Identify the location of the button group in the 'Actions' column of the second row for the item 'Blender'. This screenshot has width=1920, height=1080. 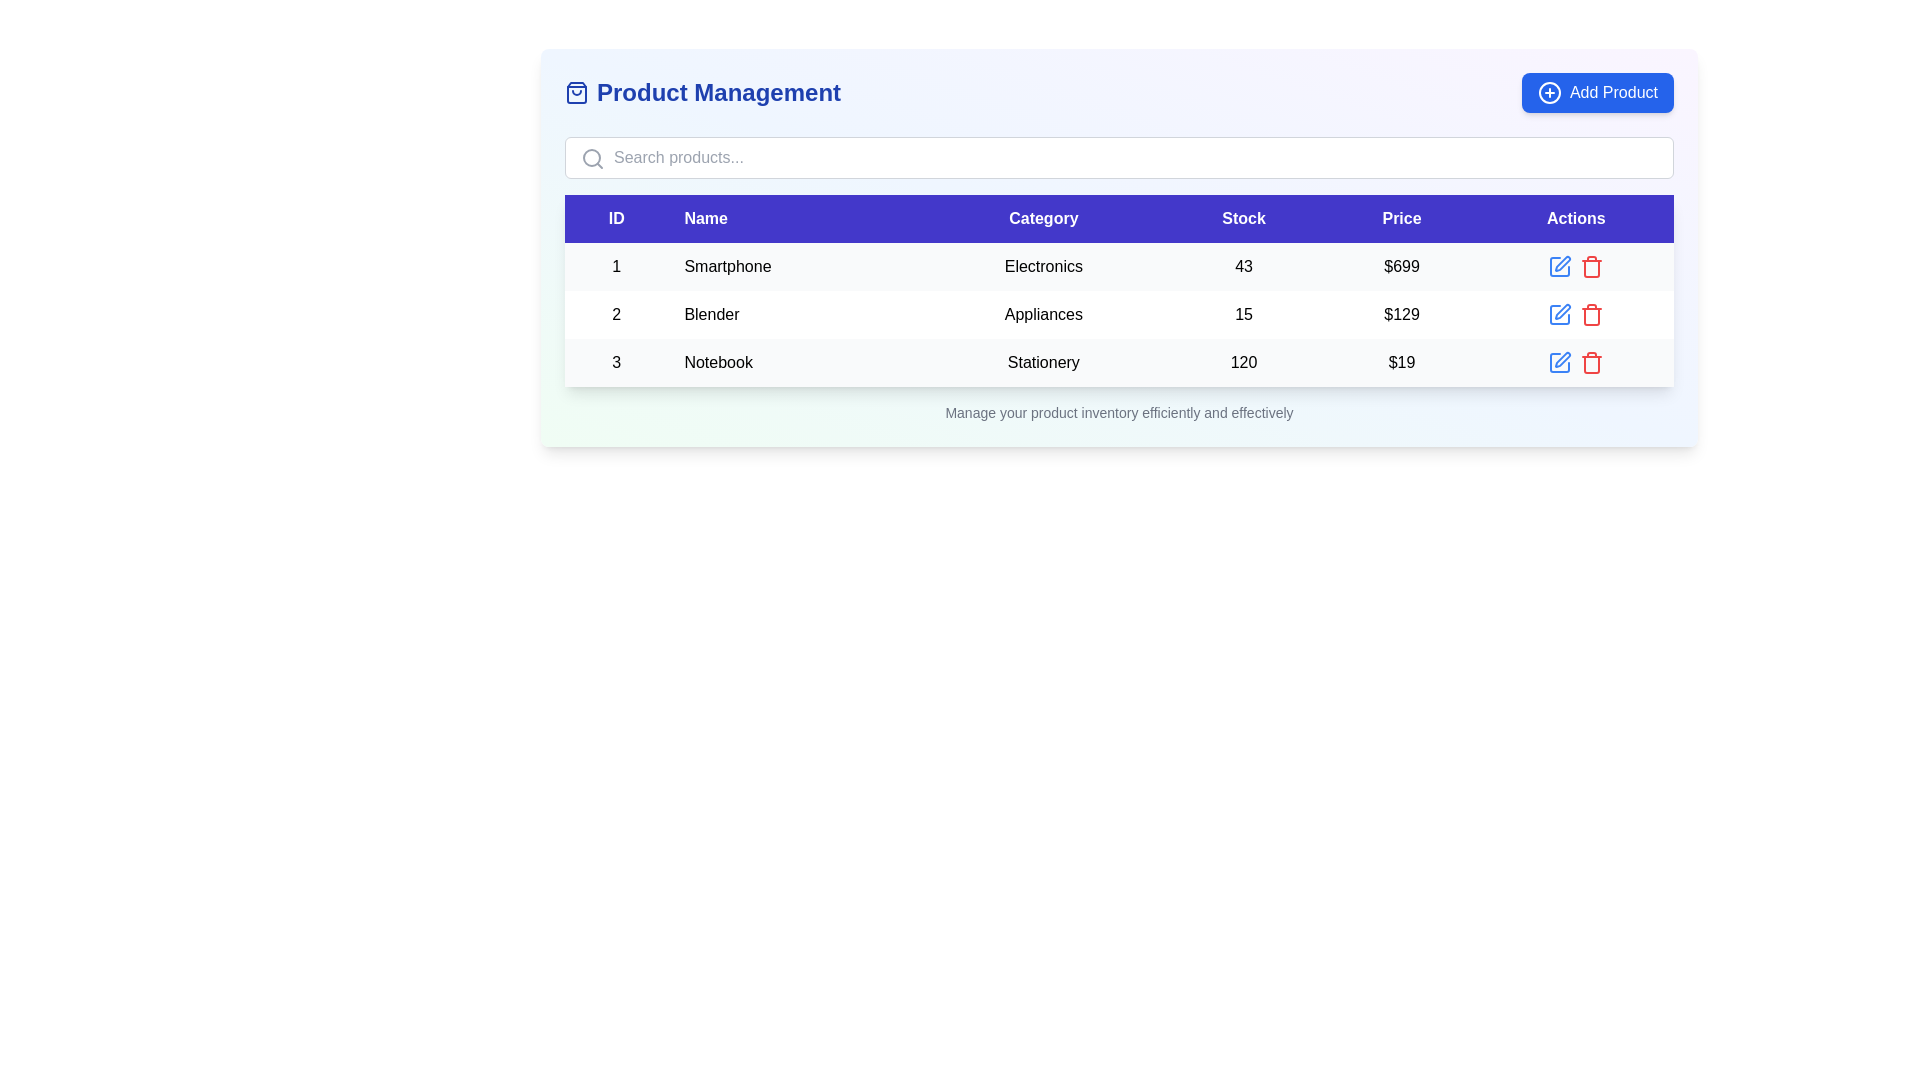
(1575, 315).